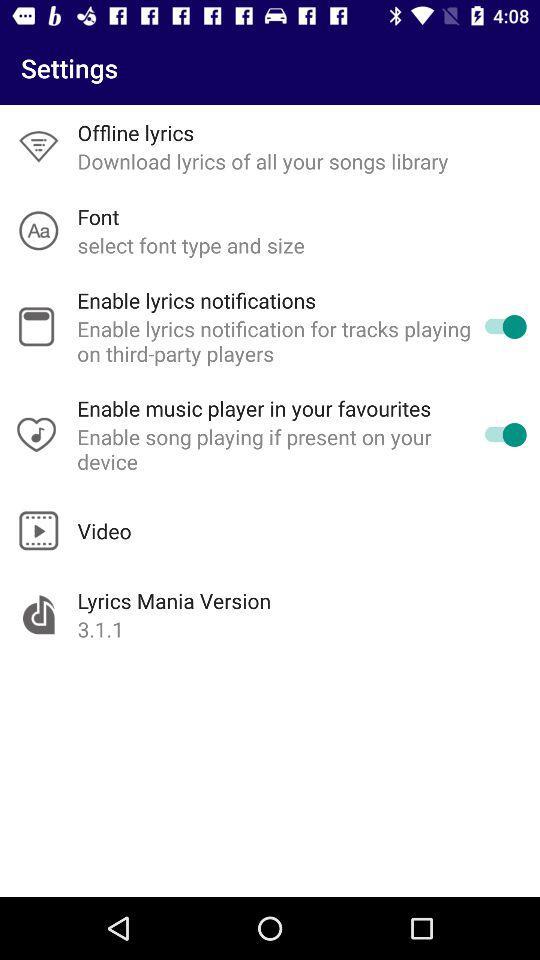 The width and height of the screenshot is (540, 960). I want to click on offline lyrics icon, so click(135, 131).